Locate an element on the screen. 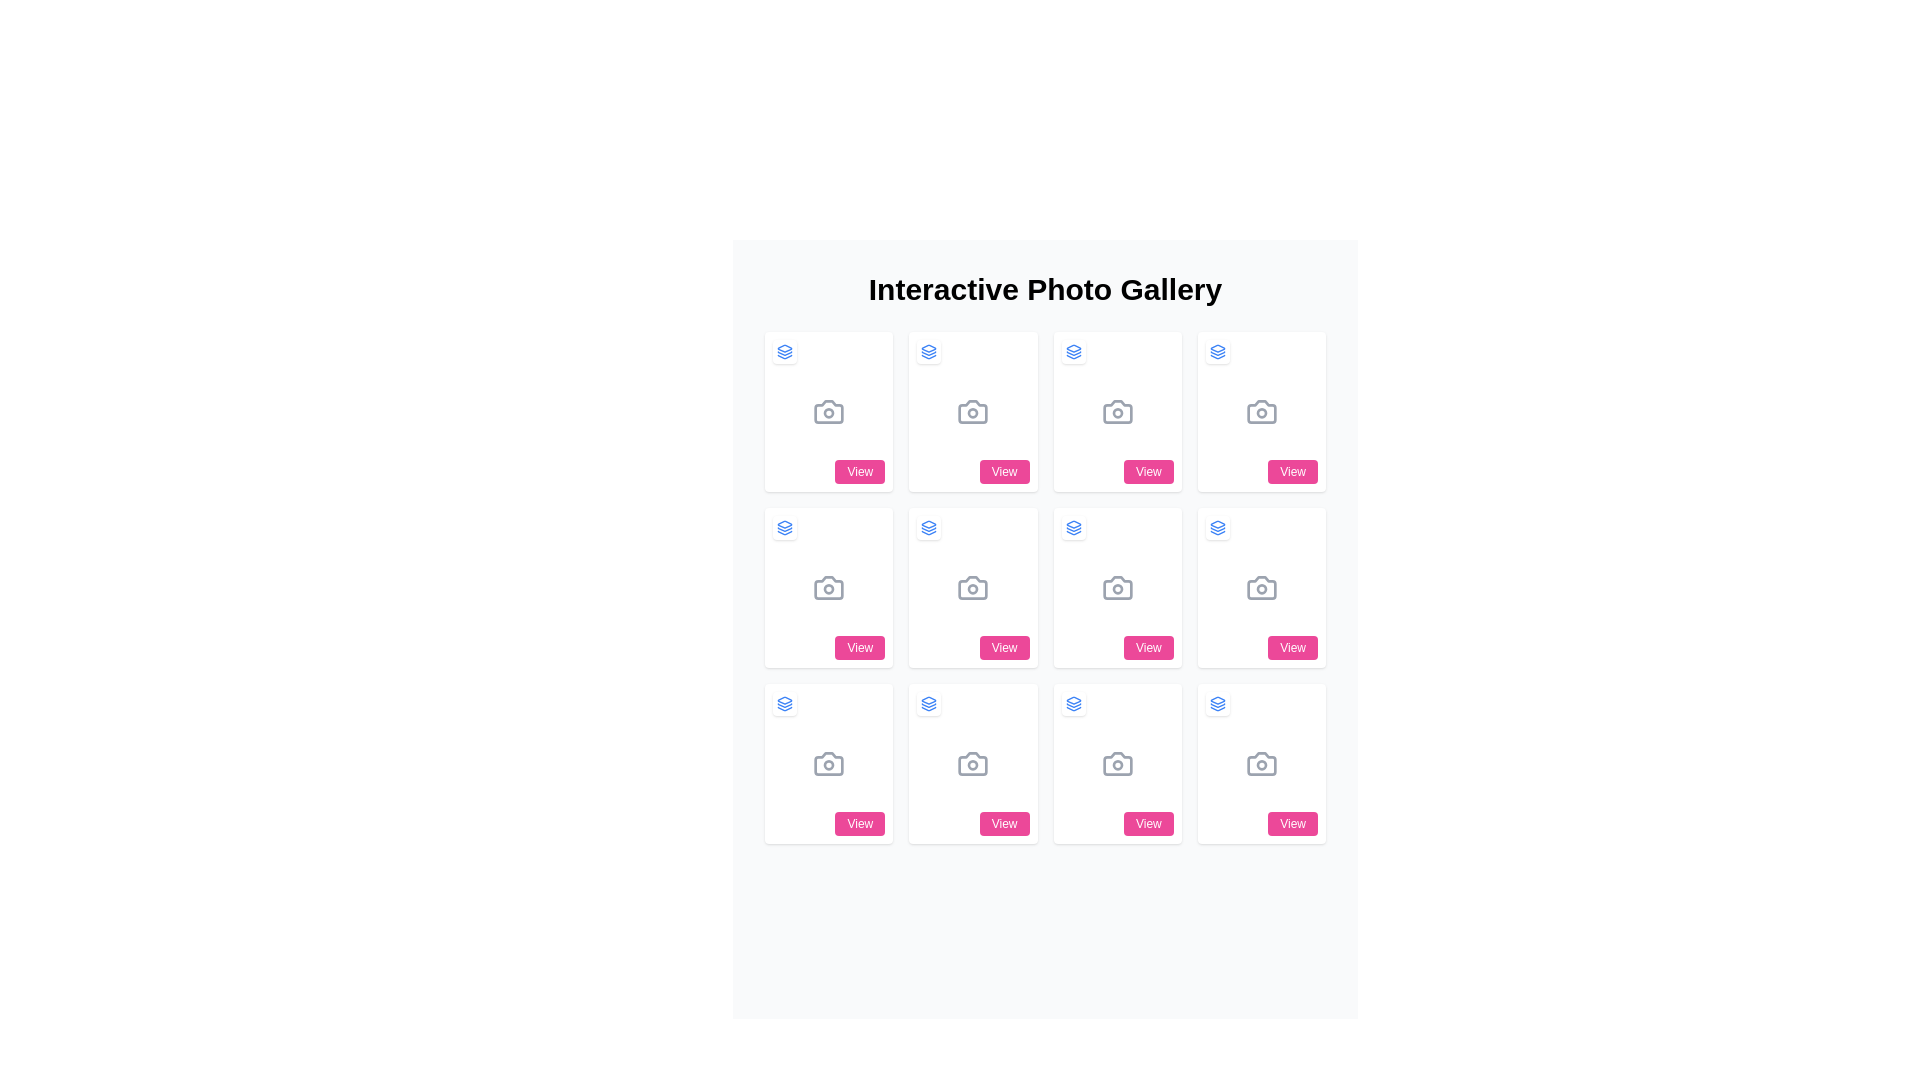 This screenshot has width=1920, height=1080. the camera icon in the photo gallery interface, which indicates the absence of an image and is located in the second column and third row of the grid layout is located at coordinates (973, 763).